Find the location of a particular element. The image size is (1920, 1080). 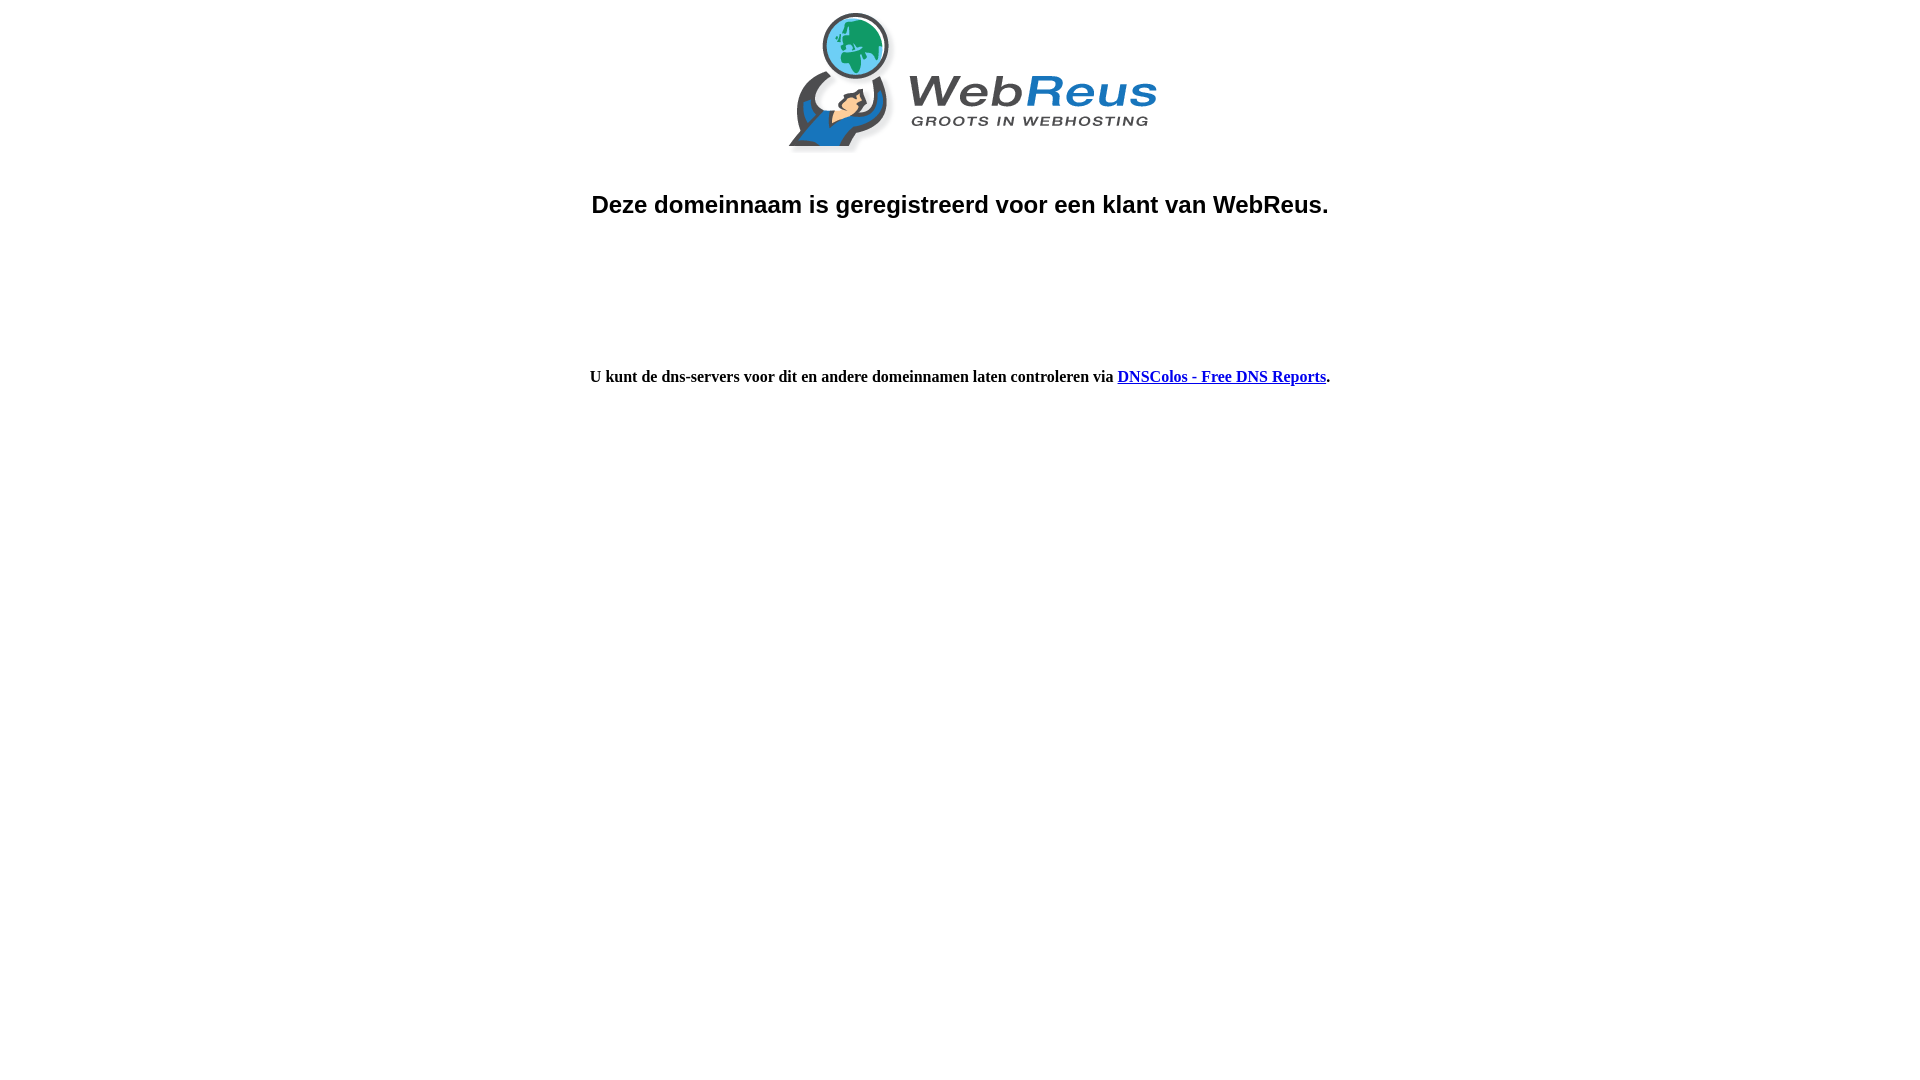

'DNSColos - Free DNS Reports' is located at coordinates (1221, 376).